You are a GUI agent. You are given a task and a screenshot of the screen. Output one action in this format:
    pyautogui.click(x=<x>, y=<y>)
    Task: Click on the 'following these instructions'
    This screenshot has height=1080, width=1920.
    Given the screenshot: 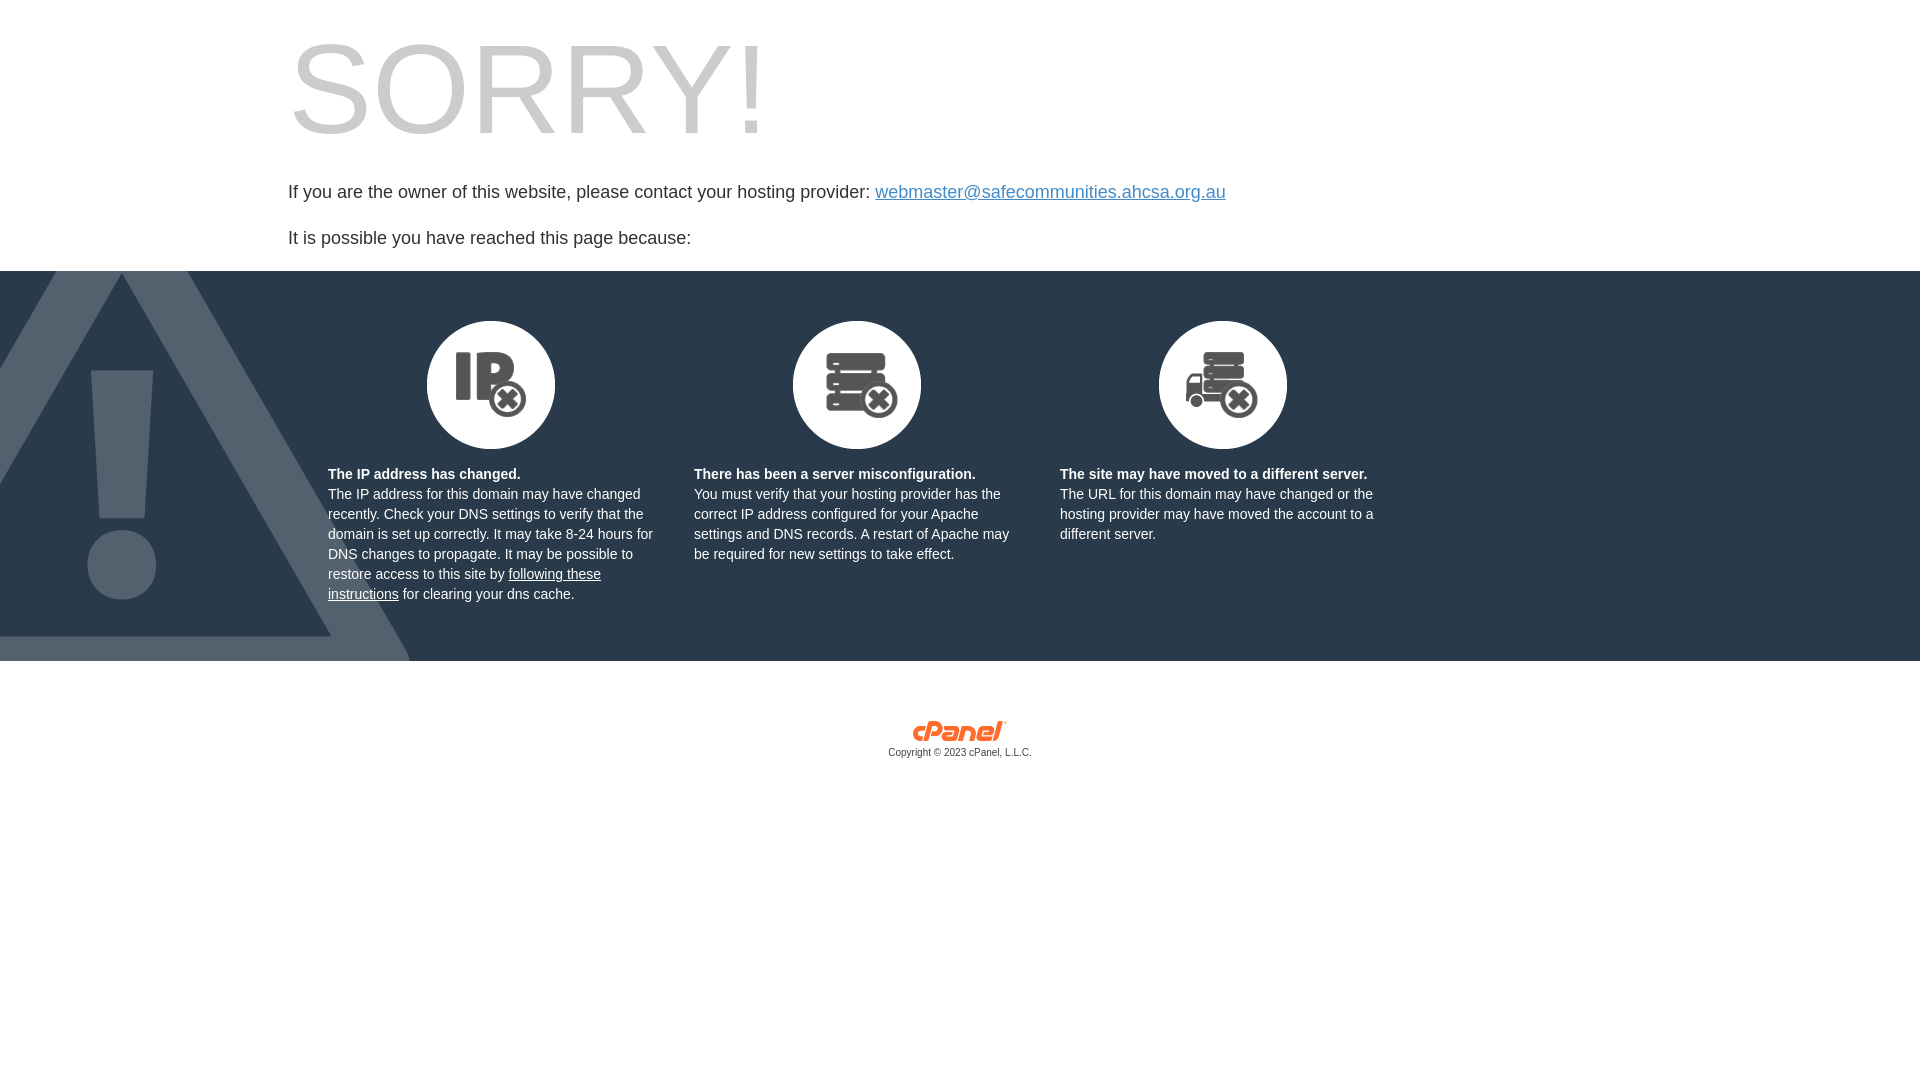 What is the action you would take?
    pyautogui.click(x=463, y=583)
    